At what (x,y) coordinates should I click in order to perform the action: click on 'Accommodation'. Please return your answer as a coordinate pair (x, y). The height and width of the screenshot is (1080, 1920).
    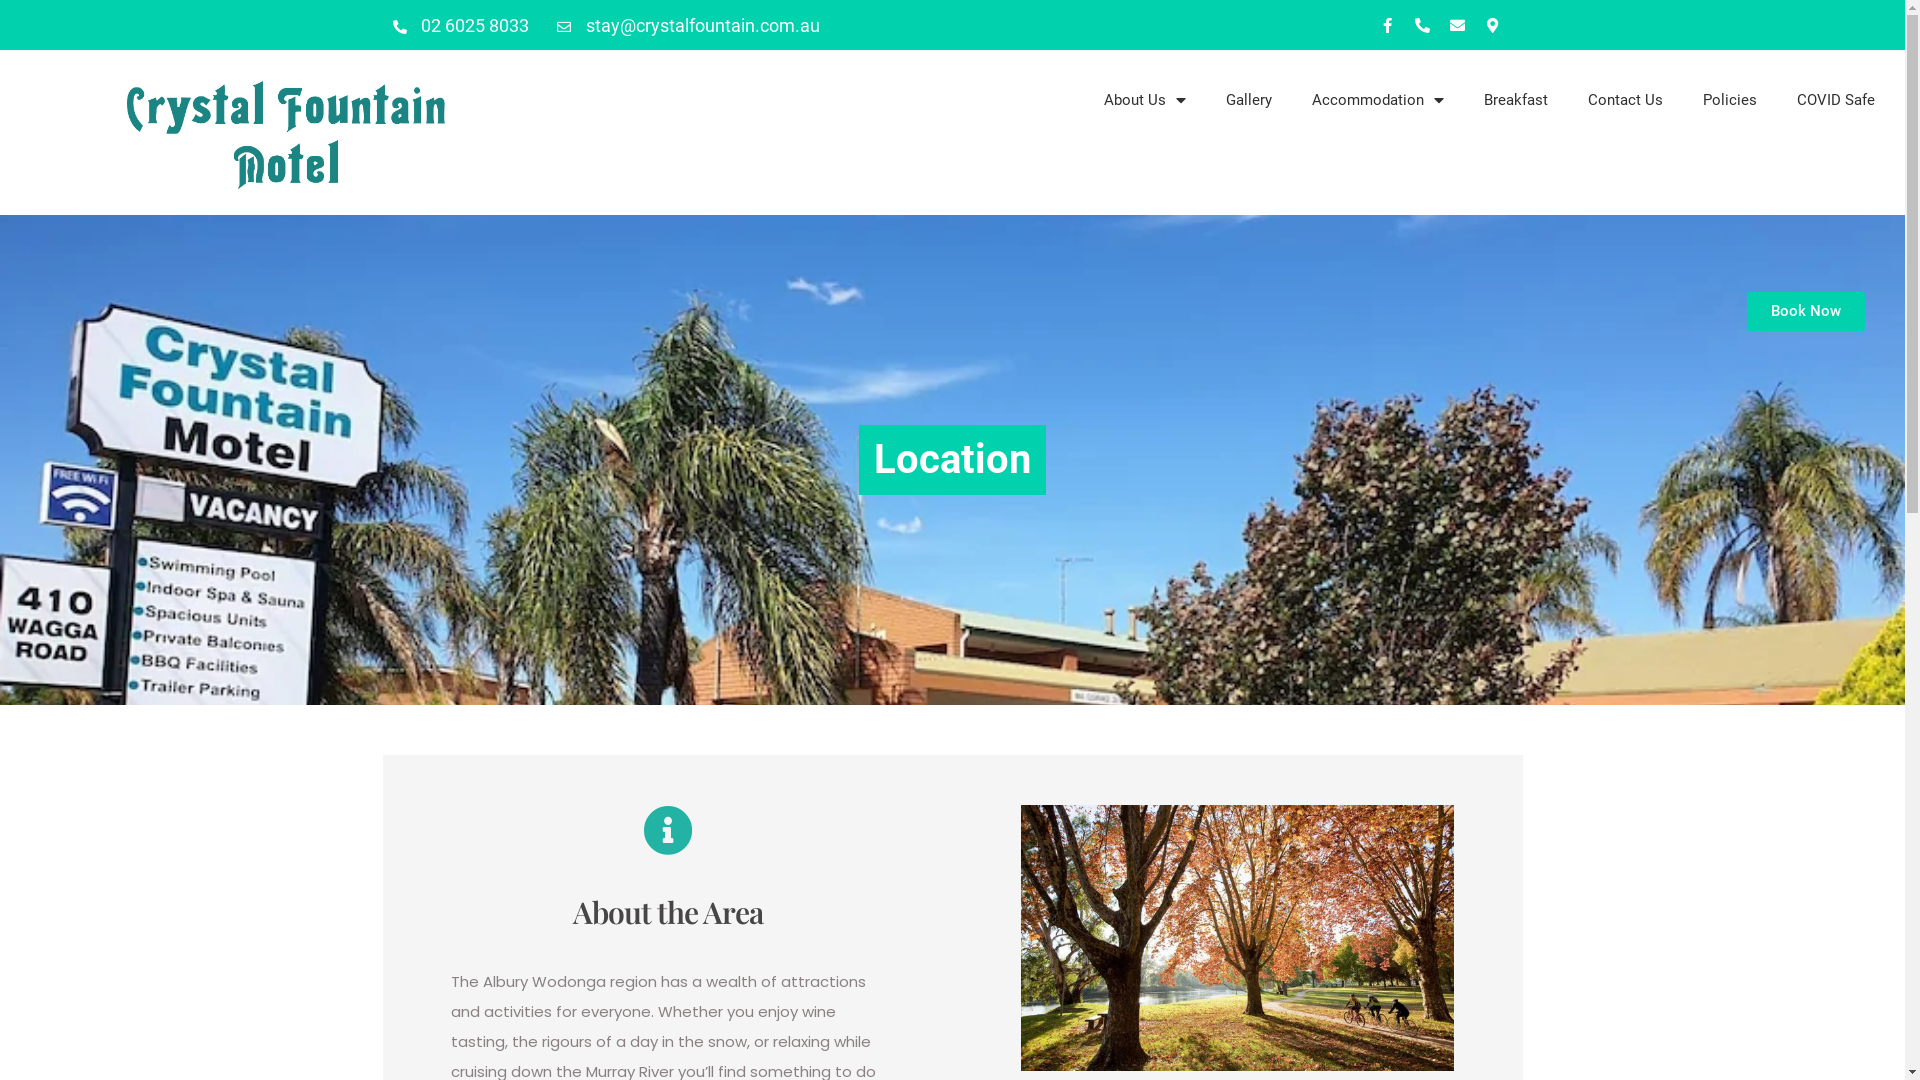
    Looking at the image, I should click on (1376, 100).